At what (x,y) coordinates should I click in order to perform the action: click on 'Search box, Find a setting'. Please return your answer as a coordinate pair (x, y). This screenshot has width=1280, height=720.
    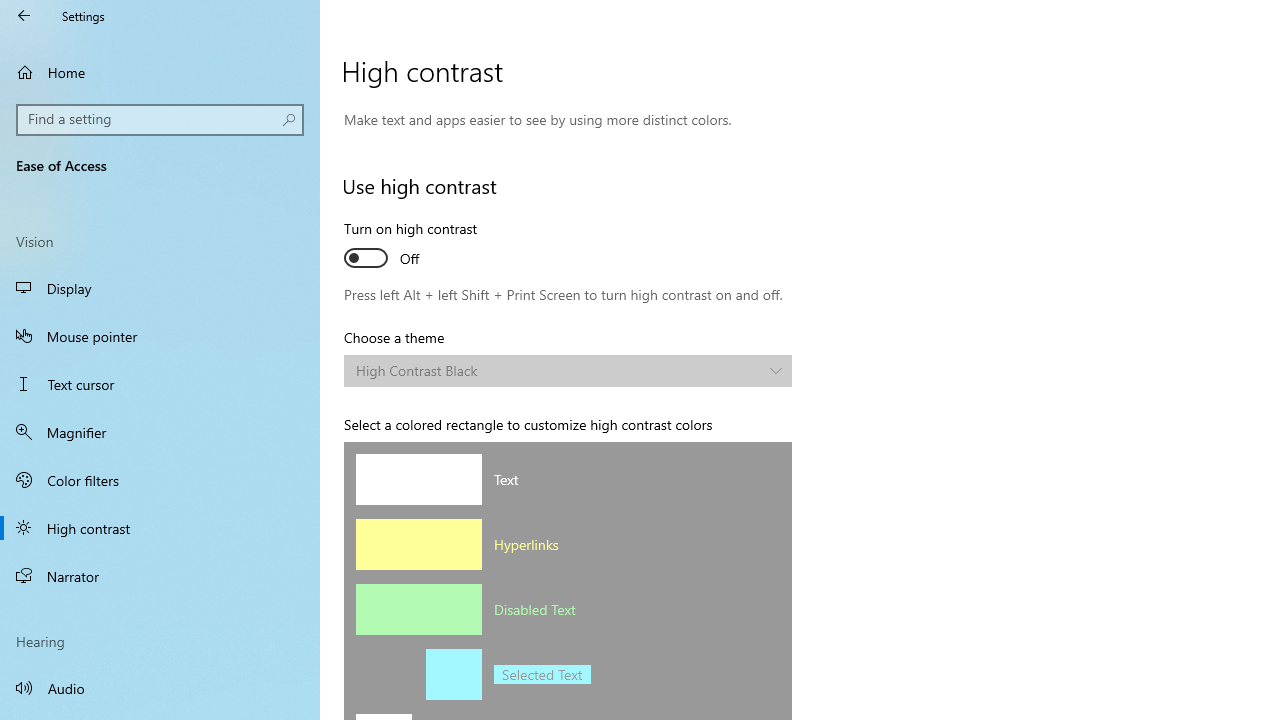
    Looking at the image, I should click on (160, 119).